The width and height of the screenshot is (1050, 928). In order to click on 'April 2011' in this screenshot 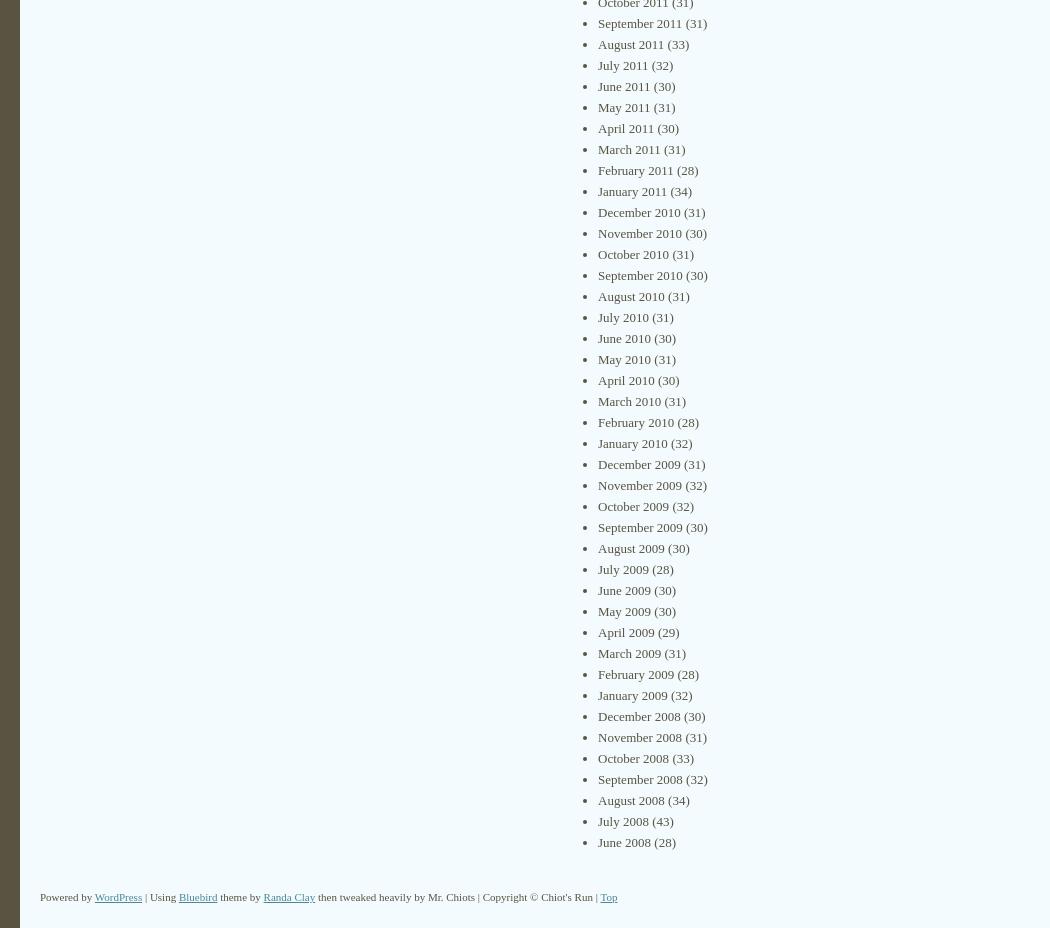, I will do `click(626, 128)`.